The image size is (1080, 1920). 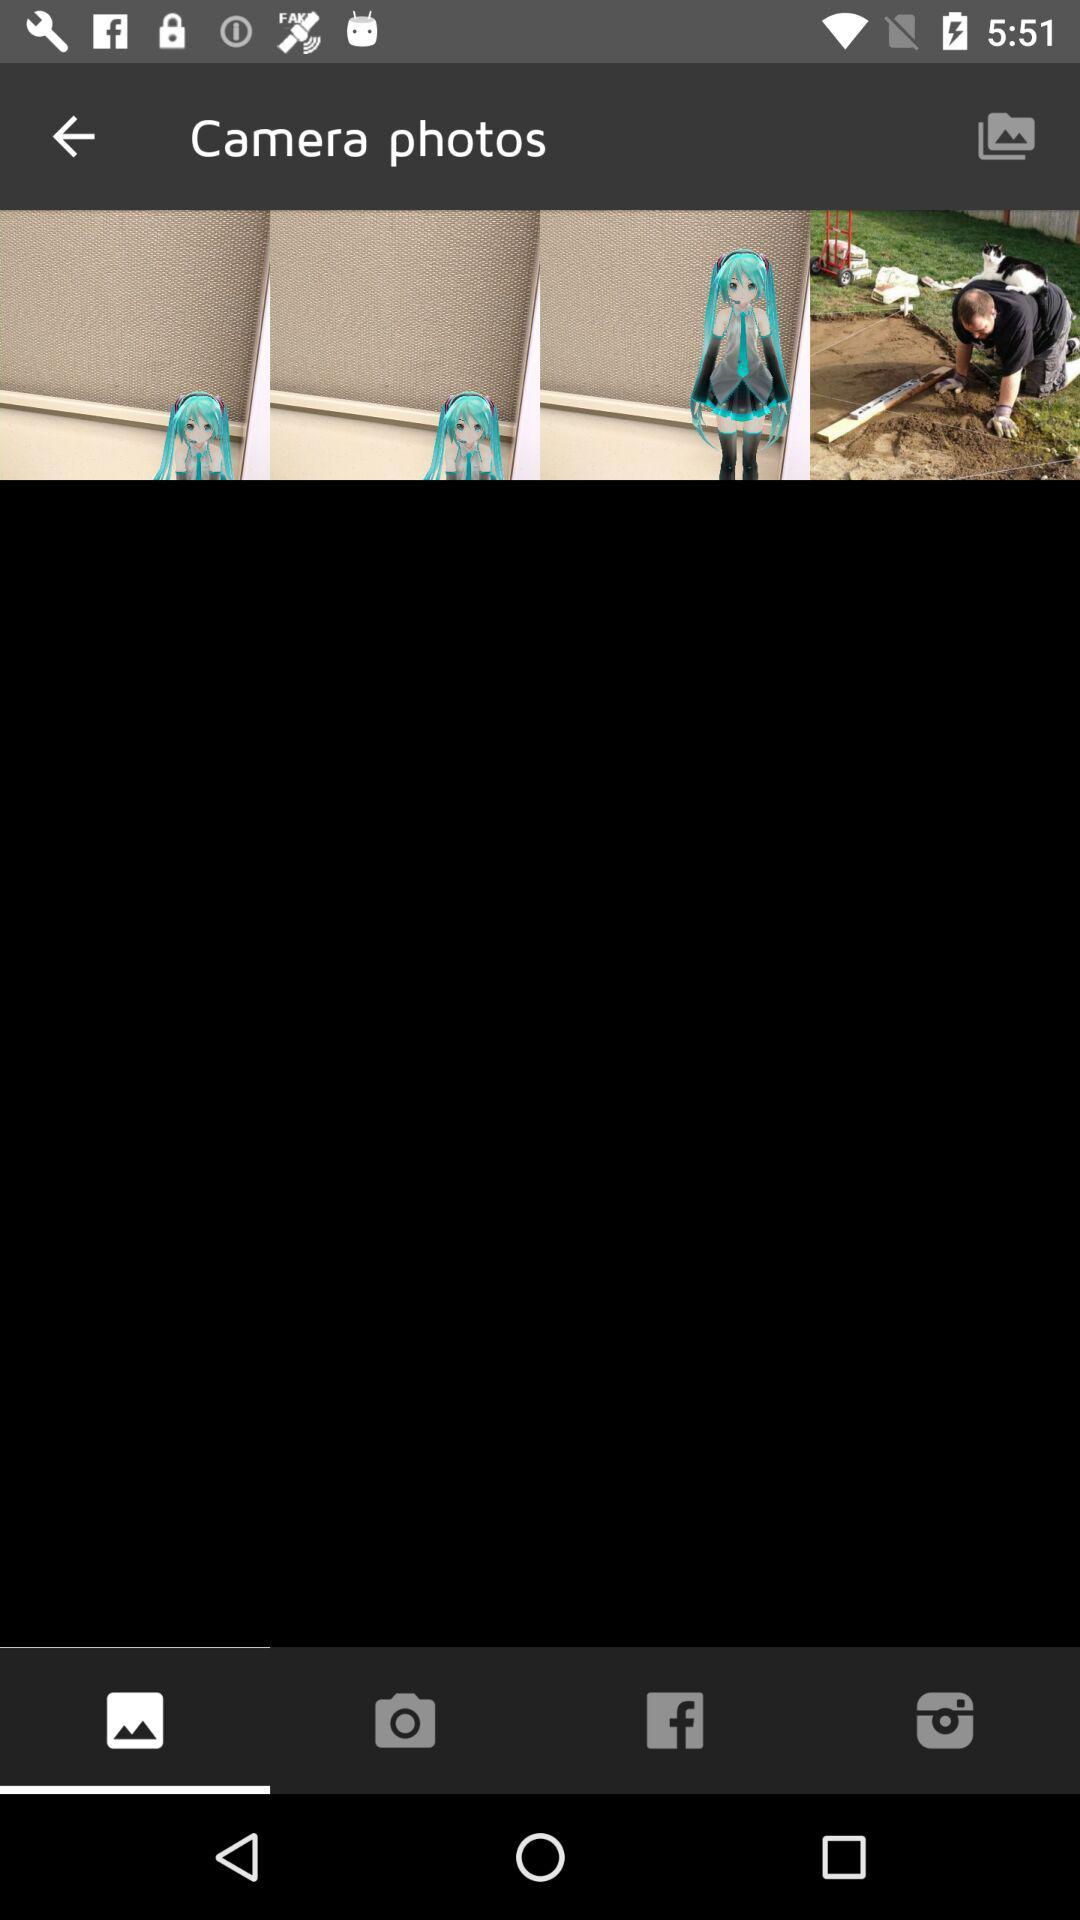 What do you see at coordinates (945, 1719) in the screenshot?
I see `share to instagram` at bounding box center [945, 1719].